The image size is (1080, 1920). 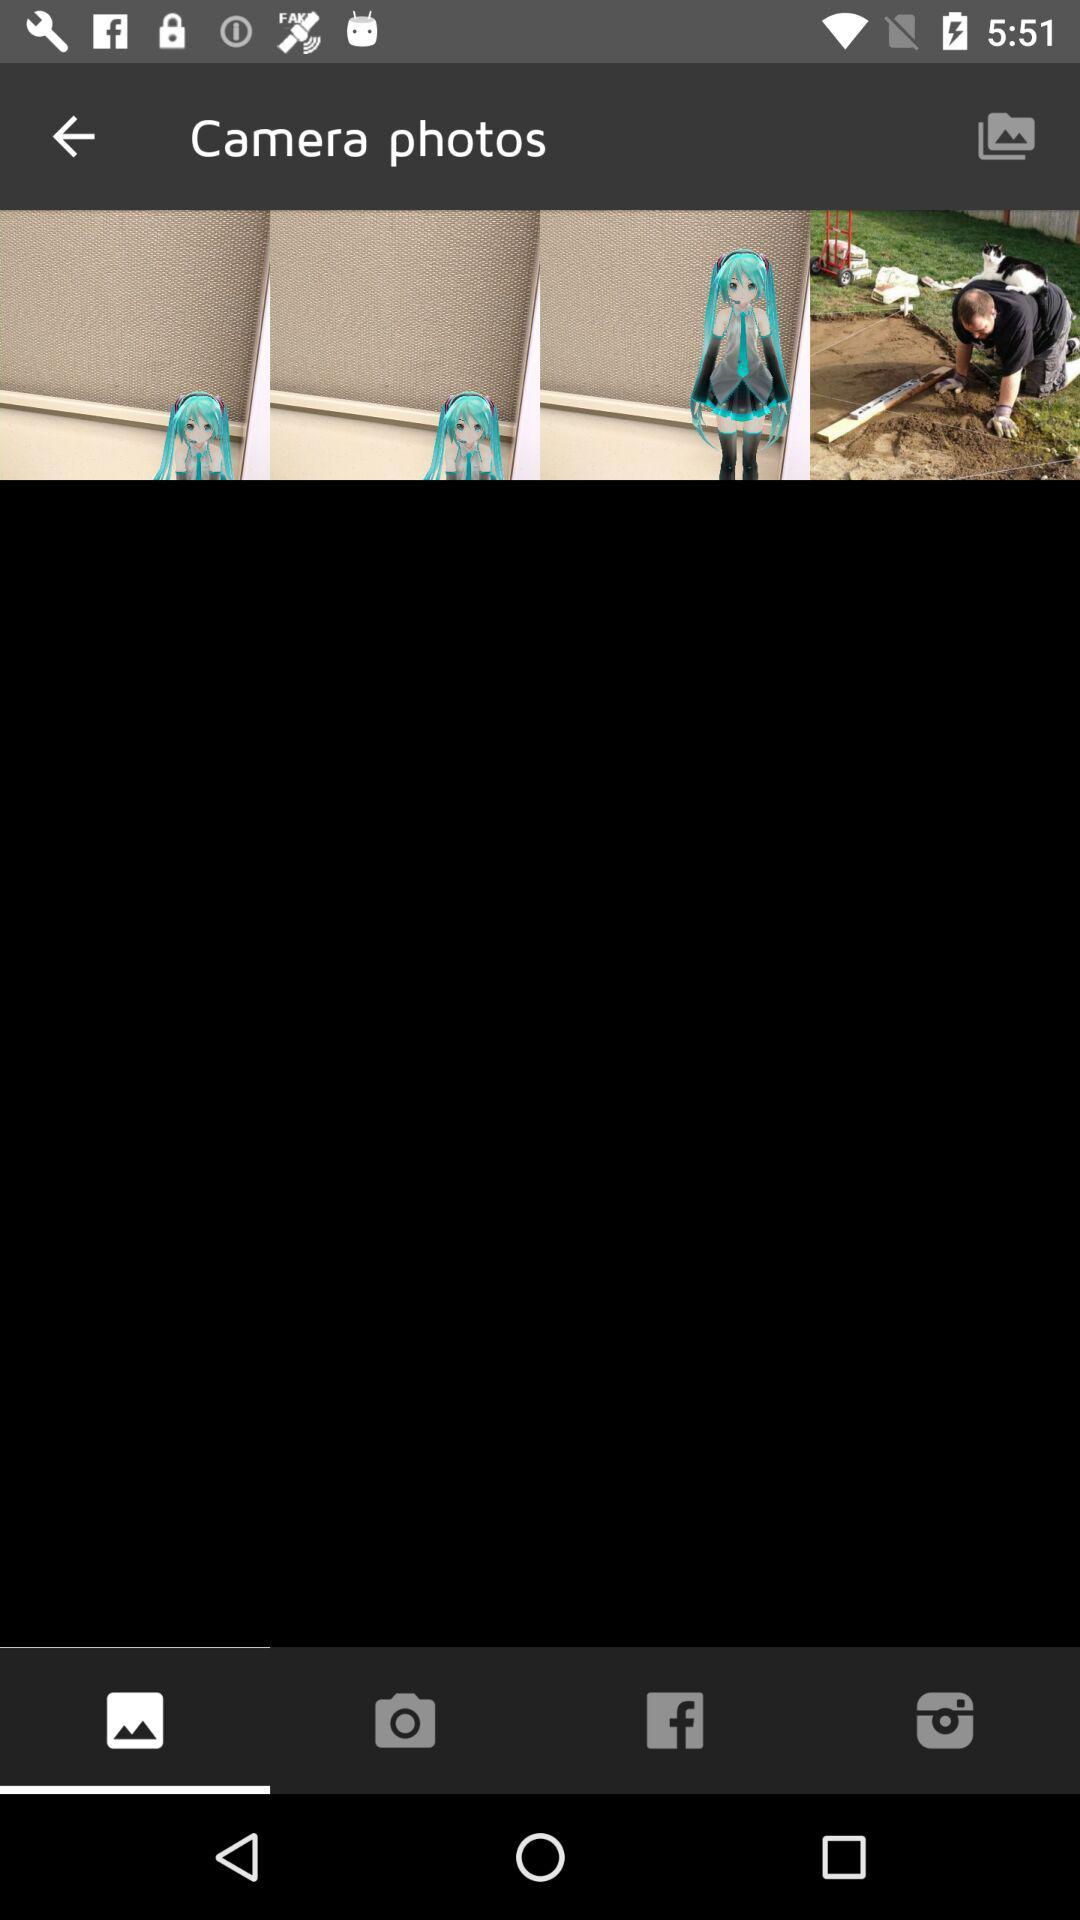 What do you see at coordinates (945, 1719) in the screenshot?
I see `share to instagram` at bounding box center [945, 1719].